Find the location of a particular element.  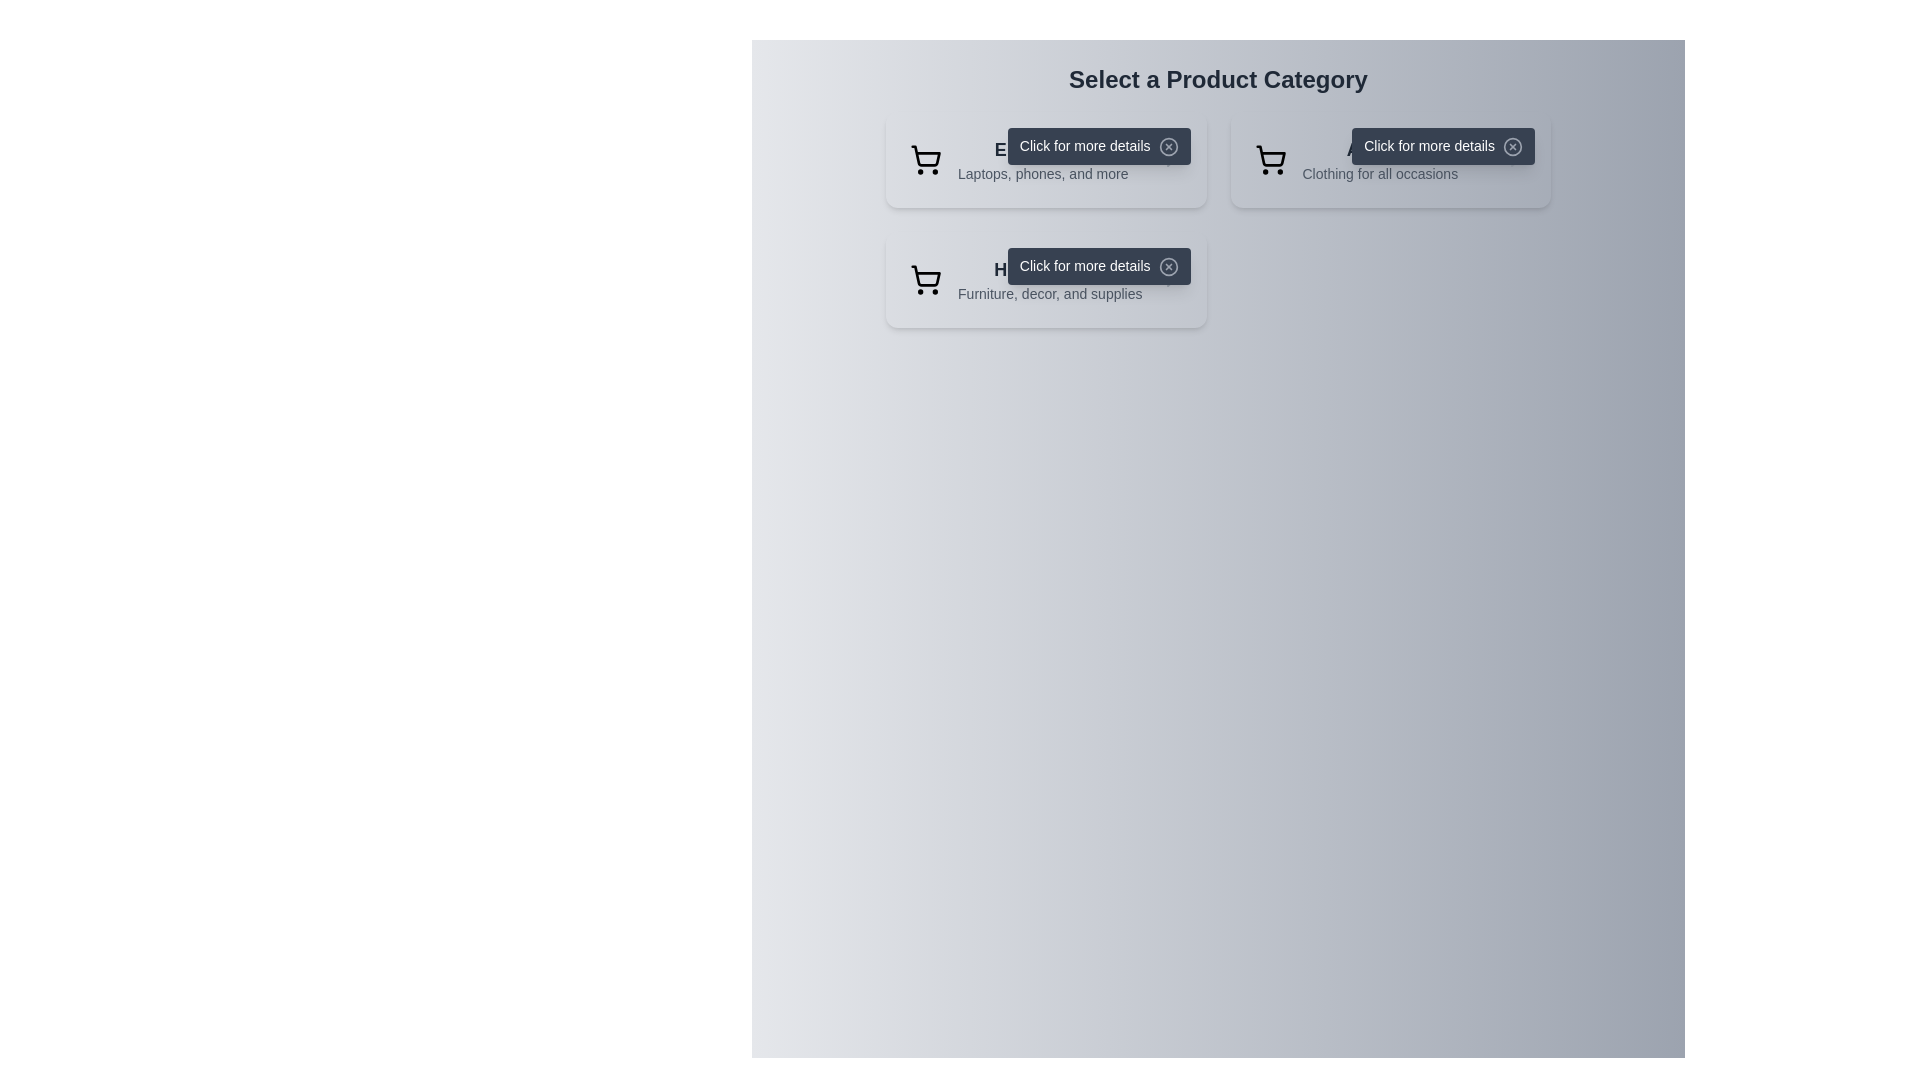

the black cart icon located within the 'Electronics' button that has a light gray background and rounded corners is located at coordinates (925, 155).